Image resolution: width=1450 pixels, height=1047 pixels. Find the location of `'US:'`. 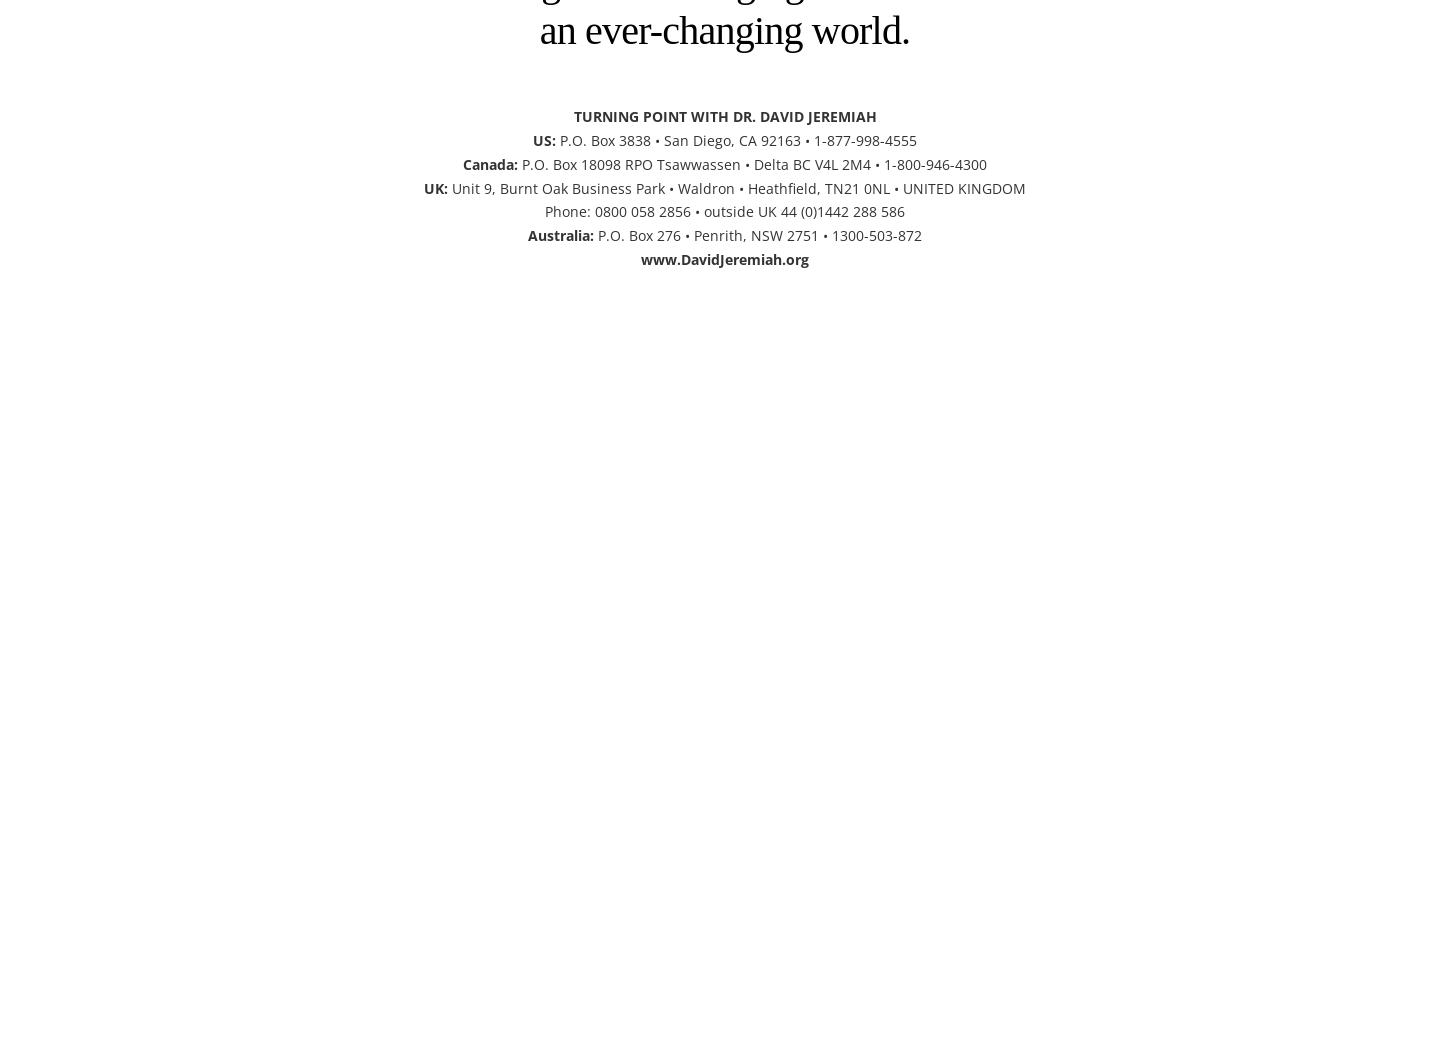

'US:' is located at coordinates (544, 139).